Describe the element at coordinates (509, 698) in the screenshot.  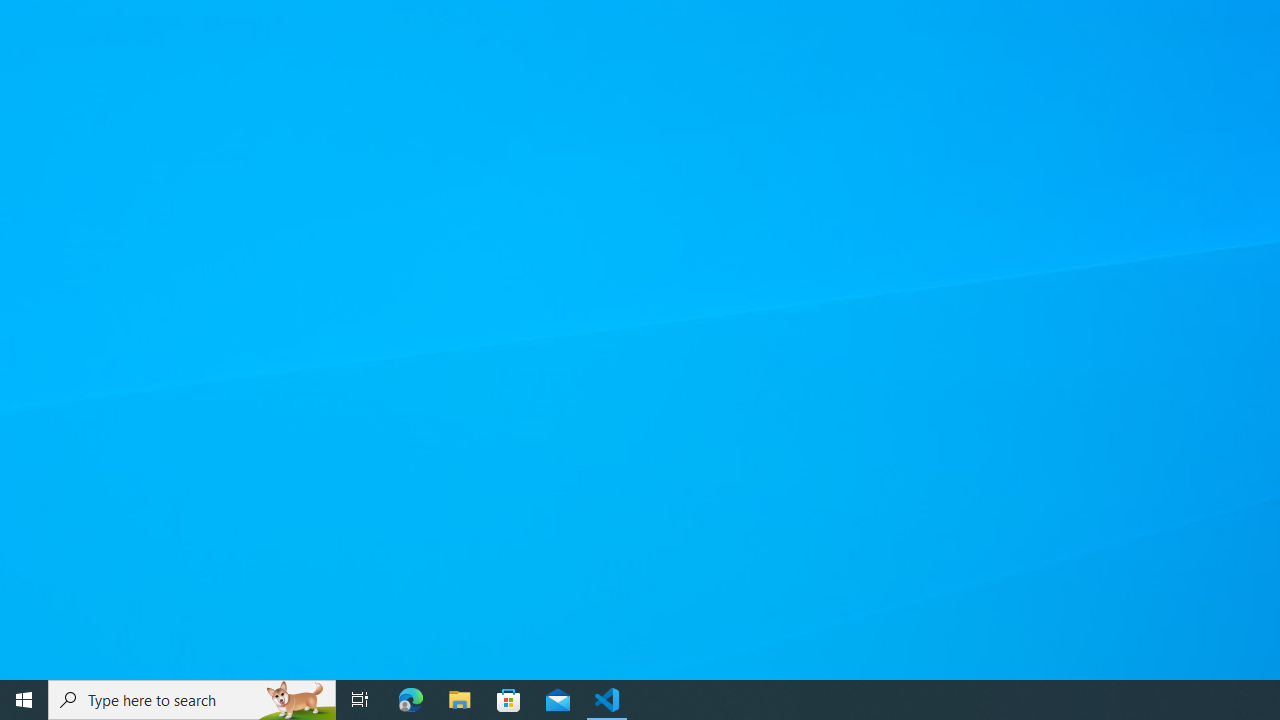
I see `'Microsoft Store'` at that location.